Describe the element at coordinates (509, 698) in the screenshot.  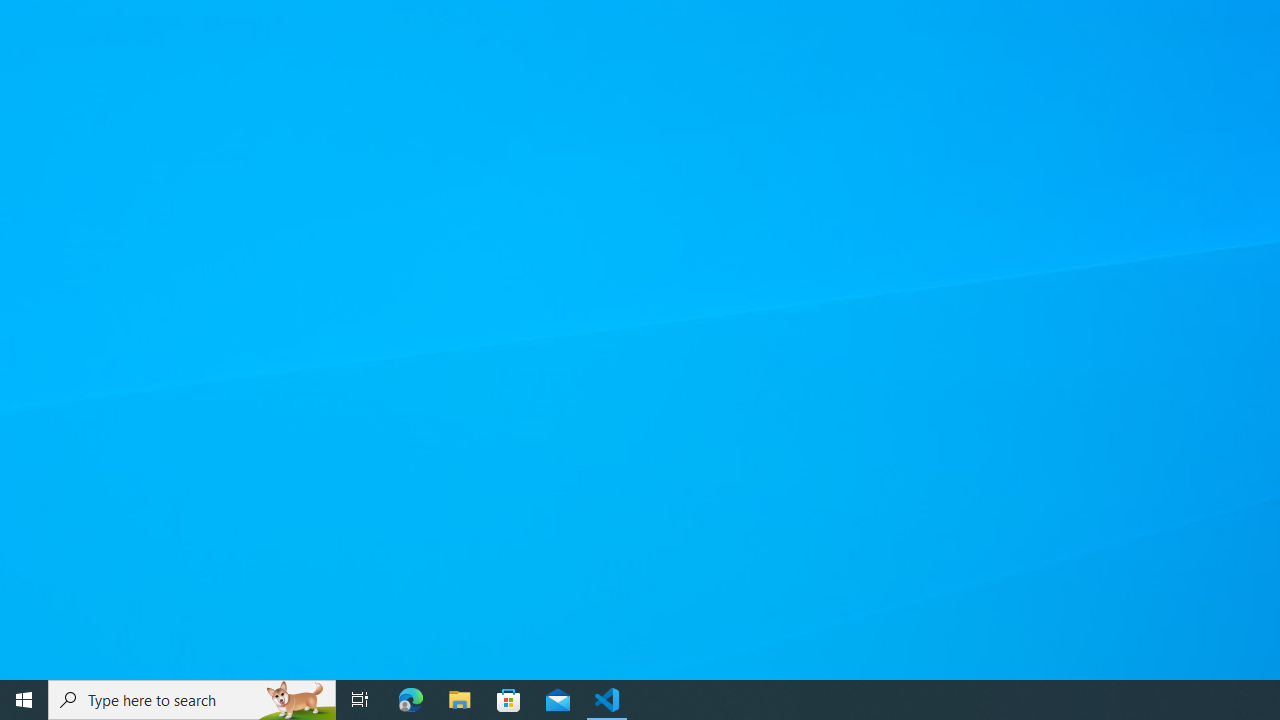
I see `'Microsoft Store'` at that location.